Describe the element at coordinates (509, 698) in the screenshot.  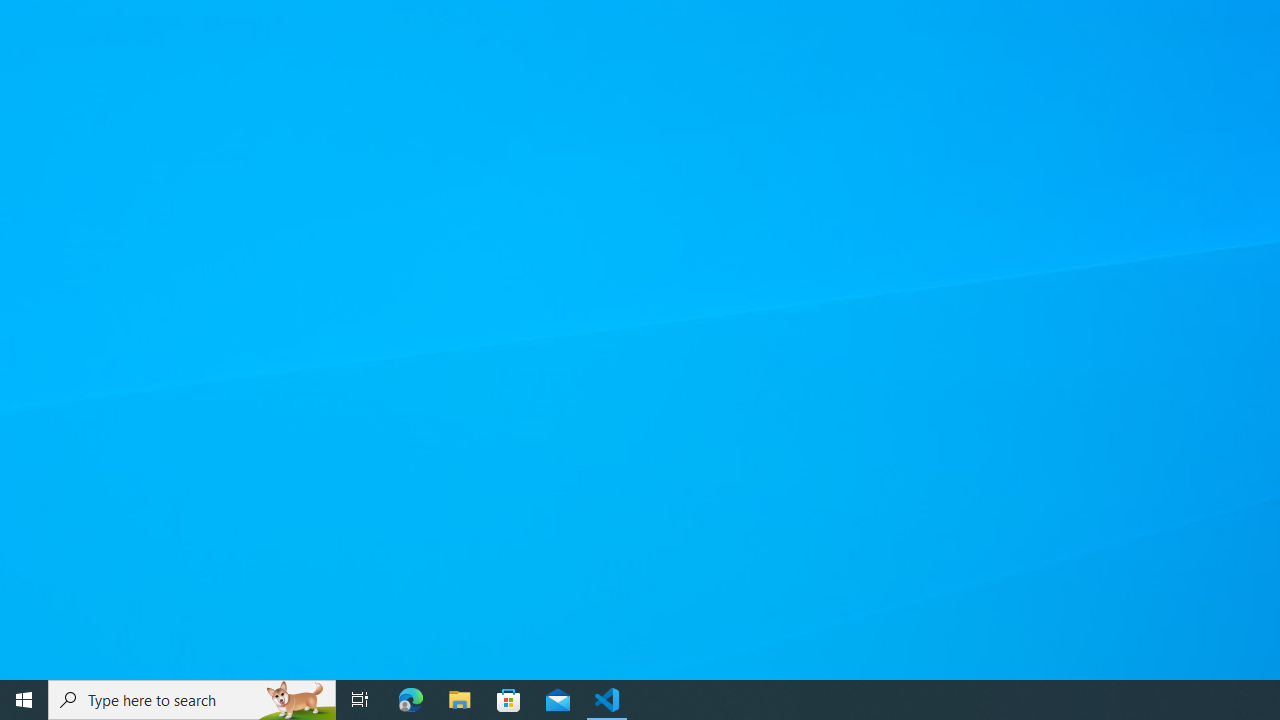
I see `'Microsoft Store'` at that location.